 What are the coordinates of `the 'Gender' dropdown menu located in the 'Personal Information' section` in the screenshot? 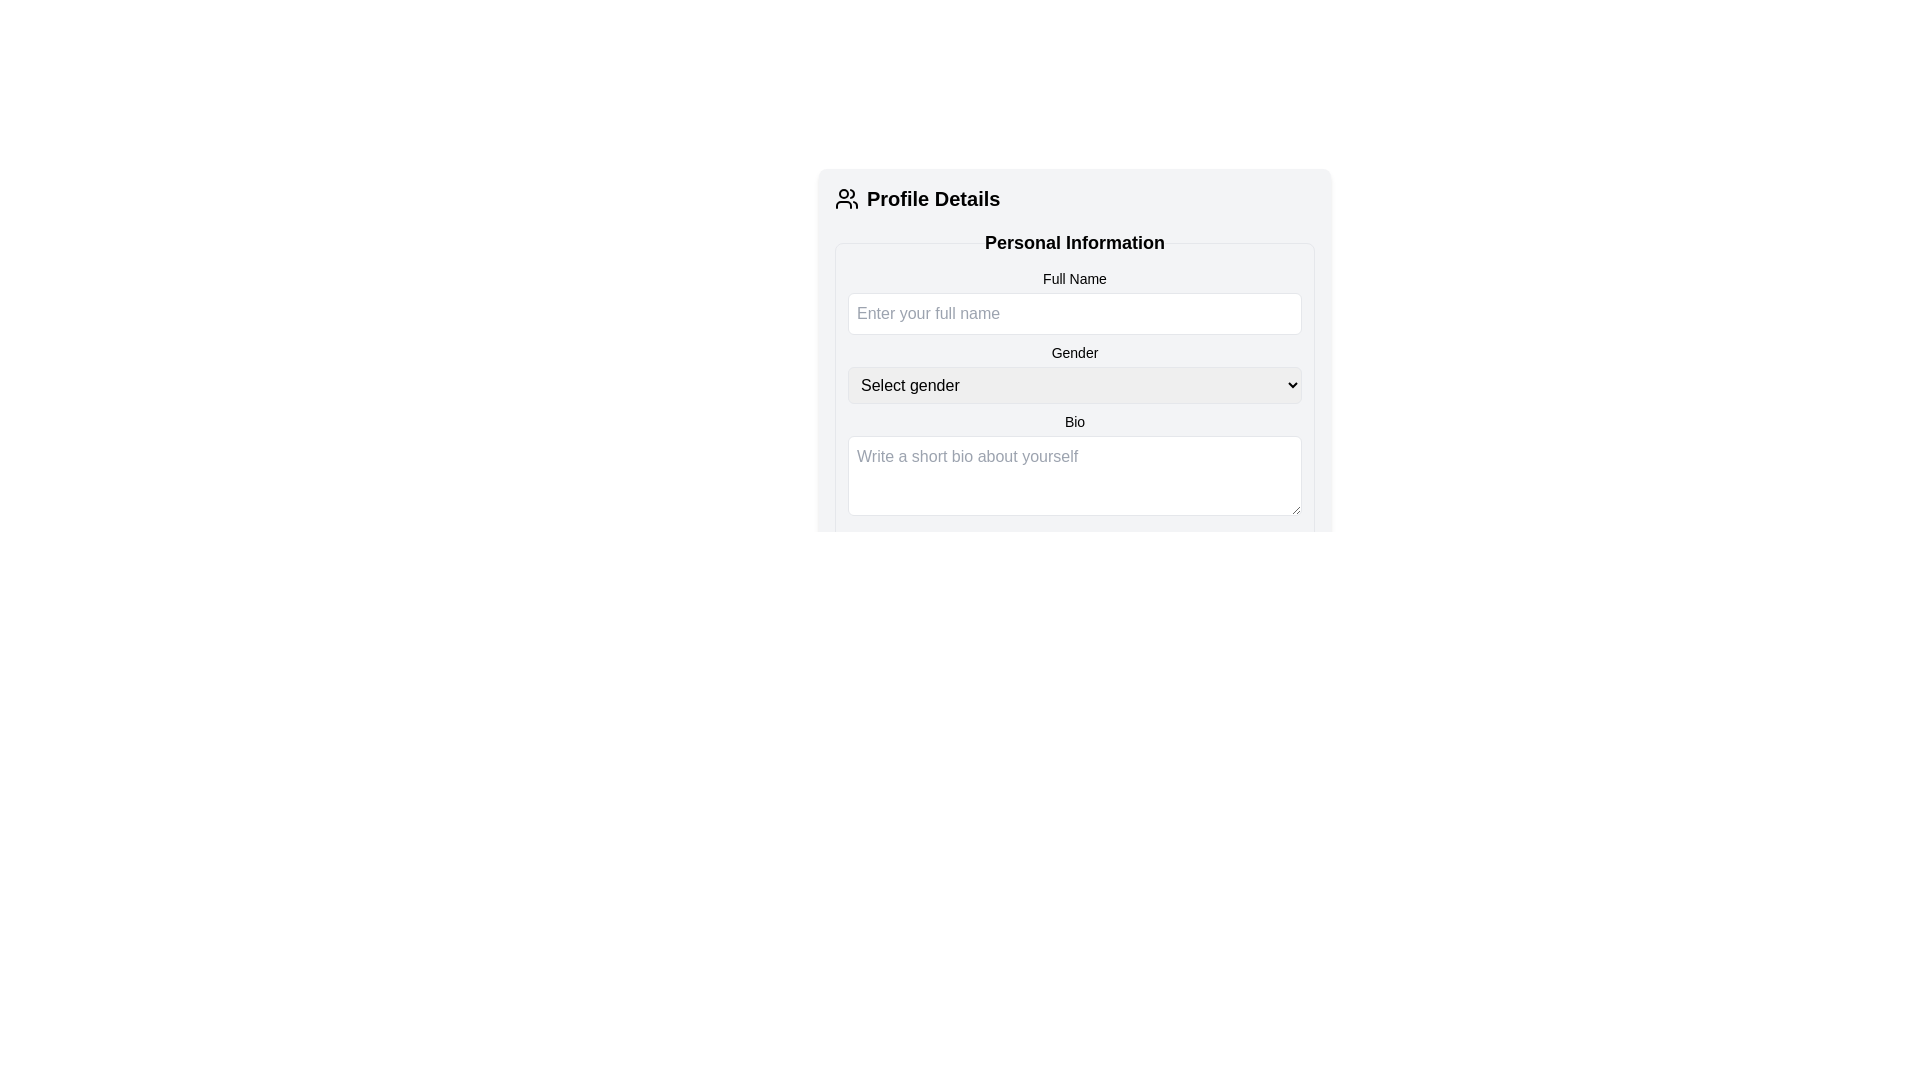 It's located at (1074, 373).